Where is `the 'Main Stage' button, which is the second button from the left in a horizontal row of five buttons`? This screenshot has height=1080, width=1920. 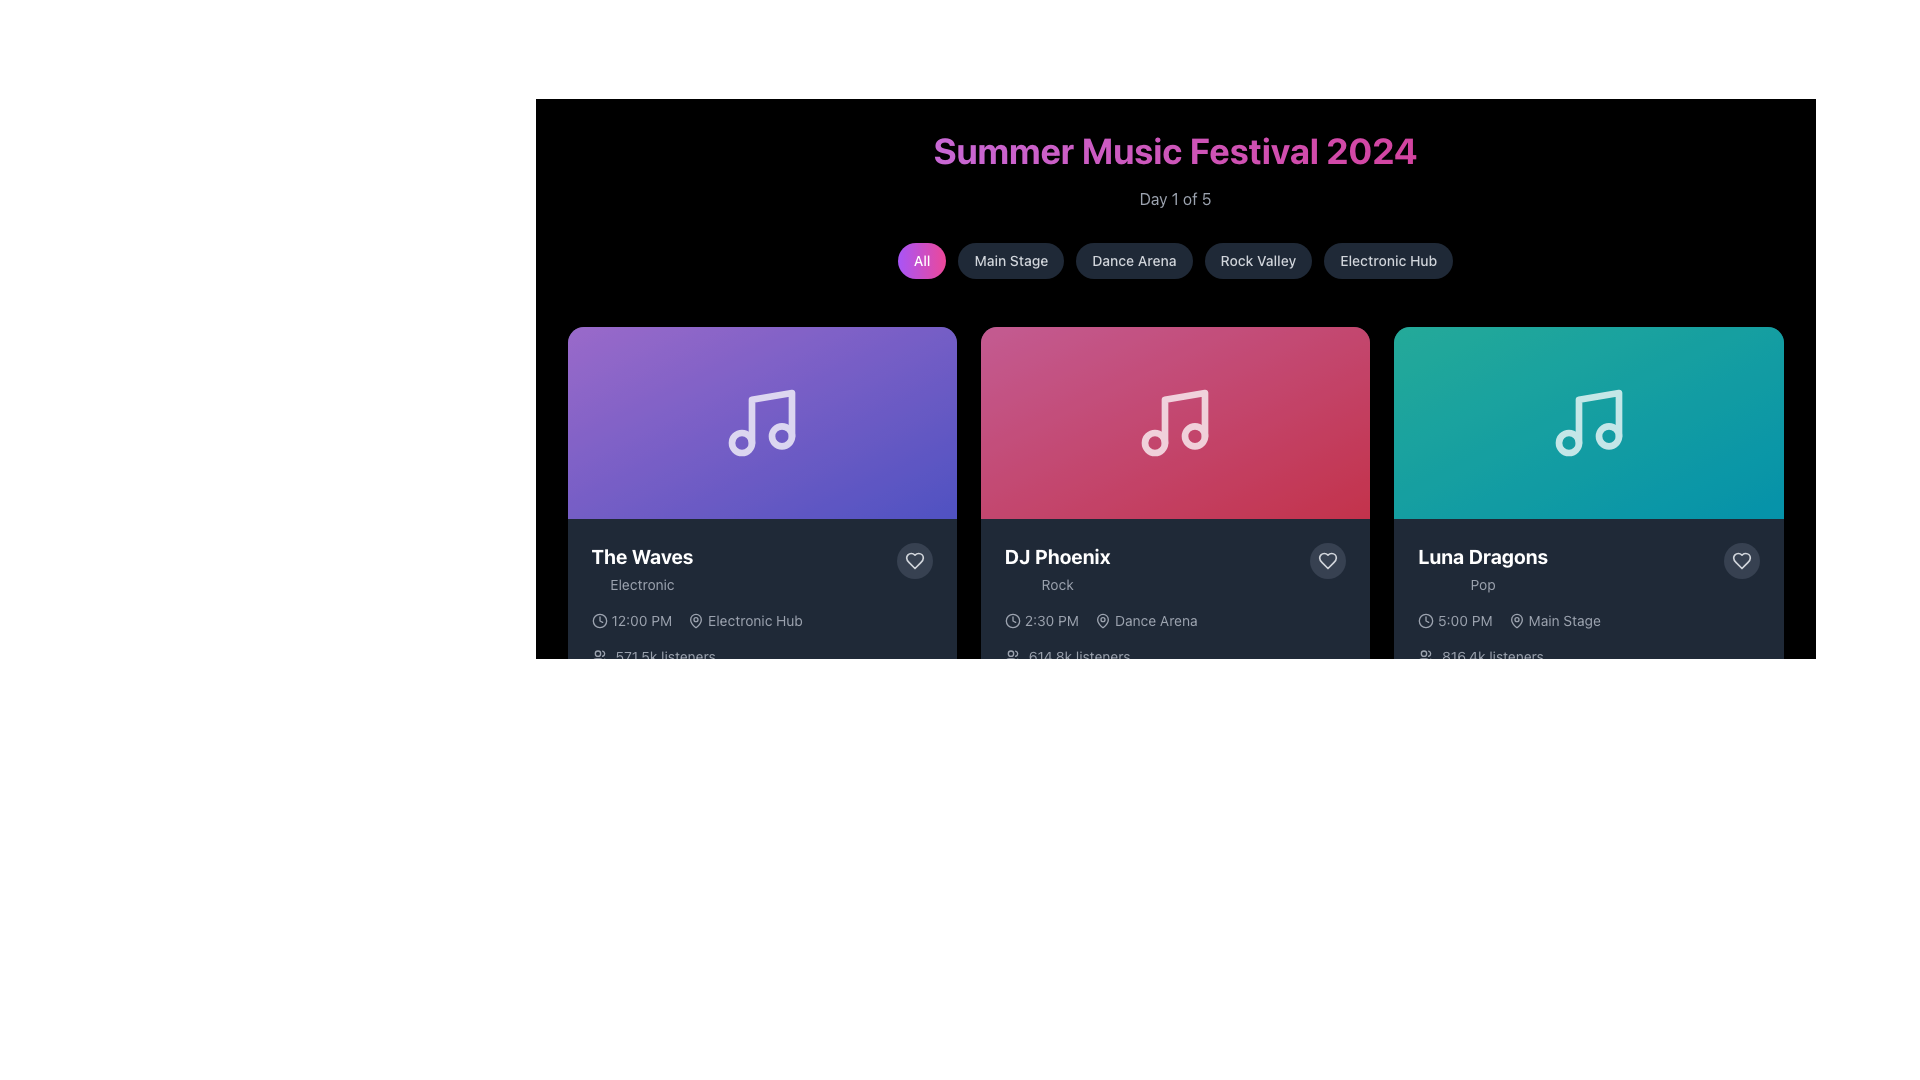
the 'Main Stage' button, which is the second button from the left in a horizontal row of five buttons is located at coordinates (1011, 260).